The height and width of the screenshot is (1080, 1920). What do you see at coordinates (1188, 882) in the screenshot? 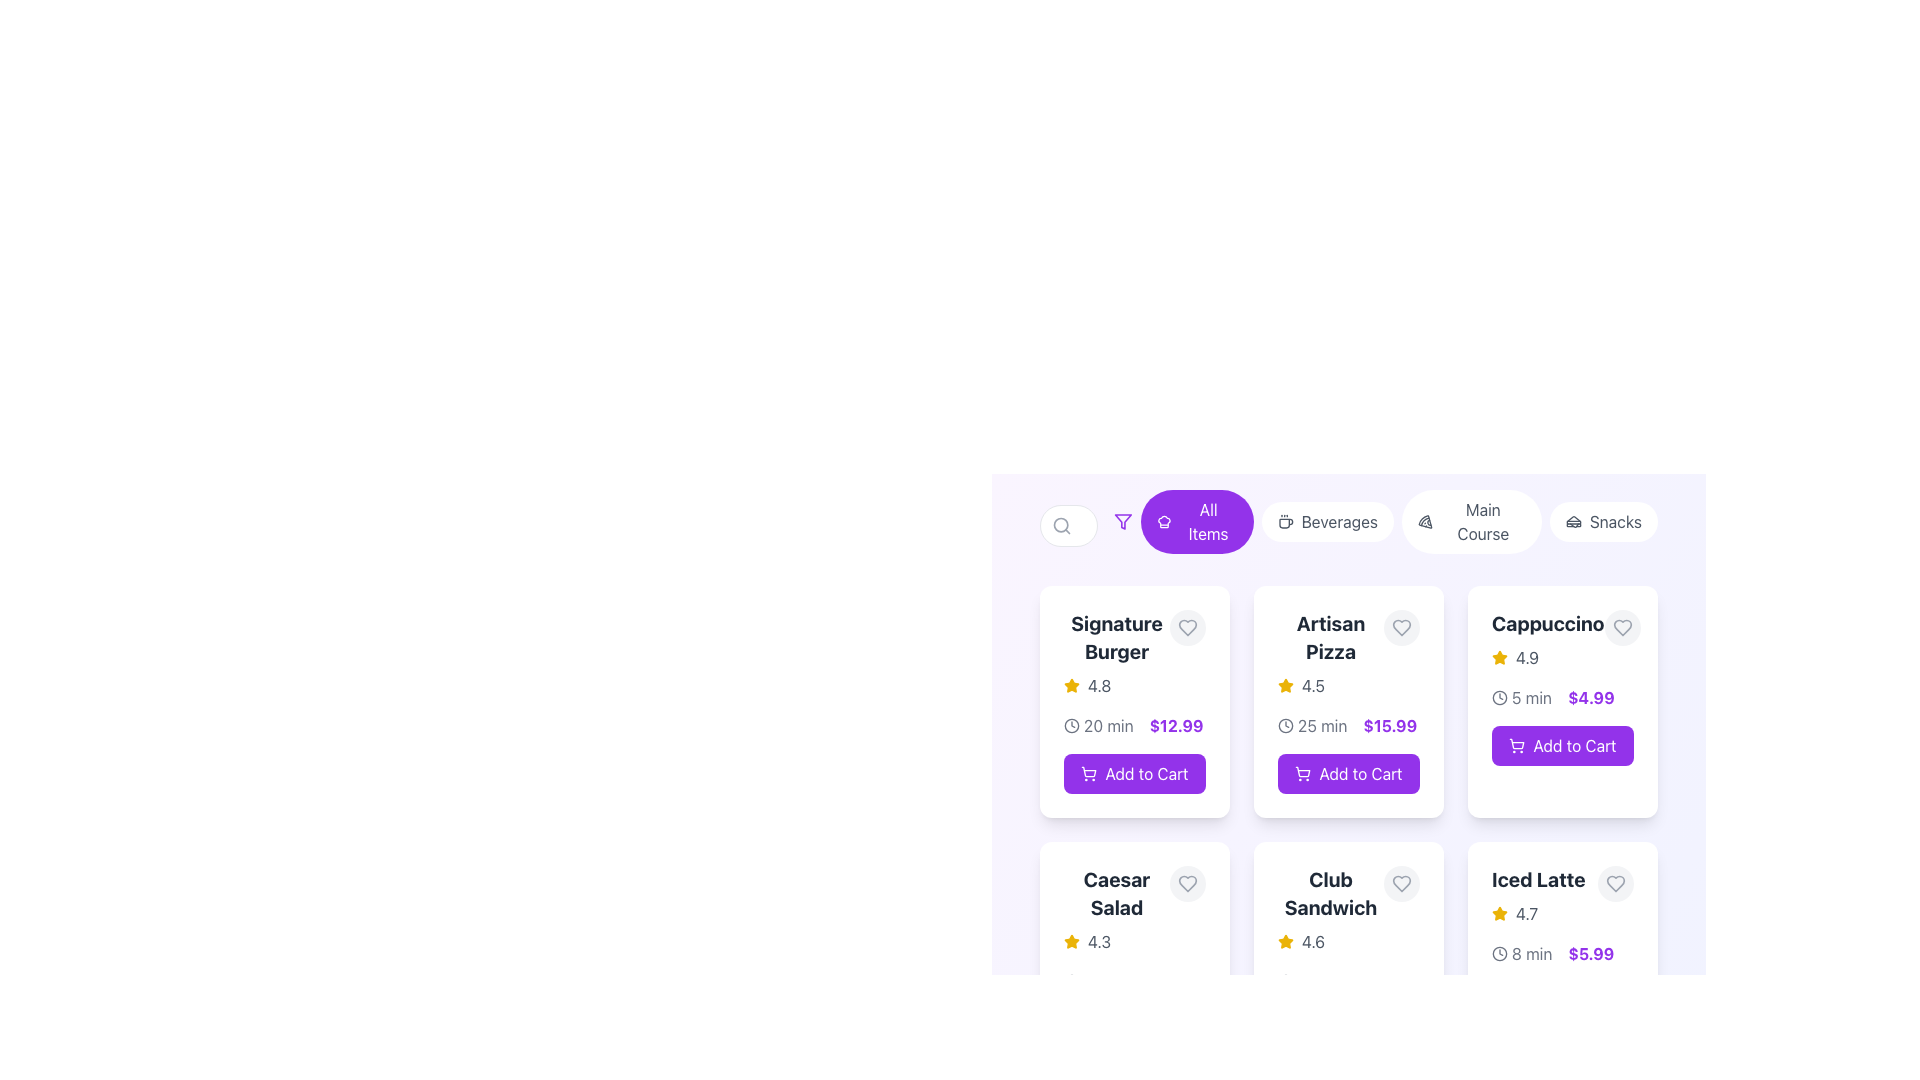
I see `the favorite button for the 'Caesar Salad' item located` at bounding box center [1188, 882].